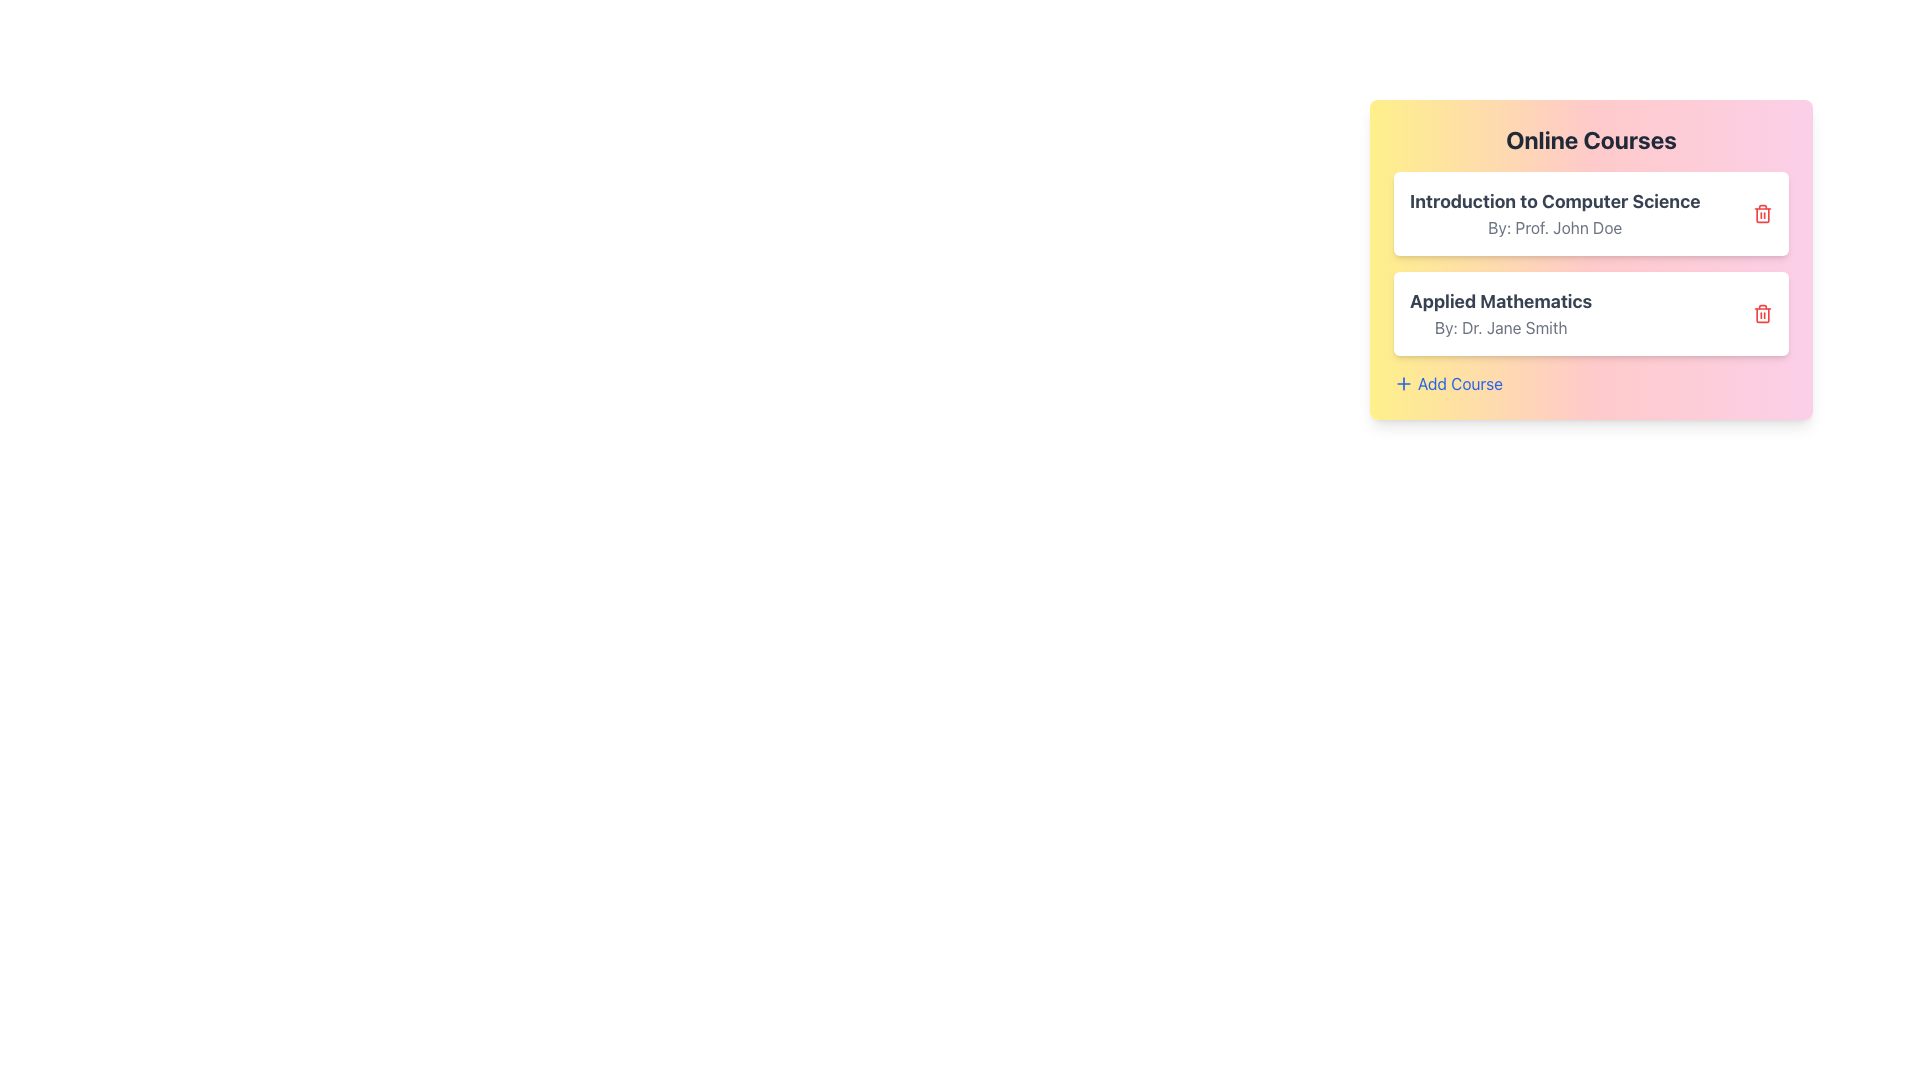  What do you see at coordinates (1501, 313) in the screenshot?
I see `the second course listing text label for 'Online Courses', which displays the course title and author's name, located under 'Introduction to Computer Science'` at bounding box center [1501, 313].